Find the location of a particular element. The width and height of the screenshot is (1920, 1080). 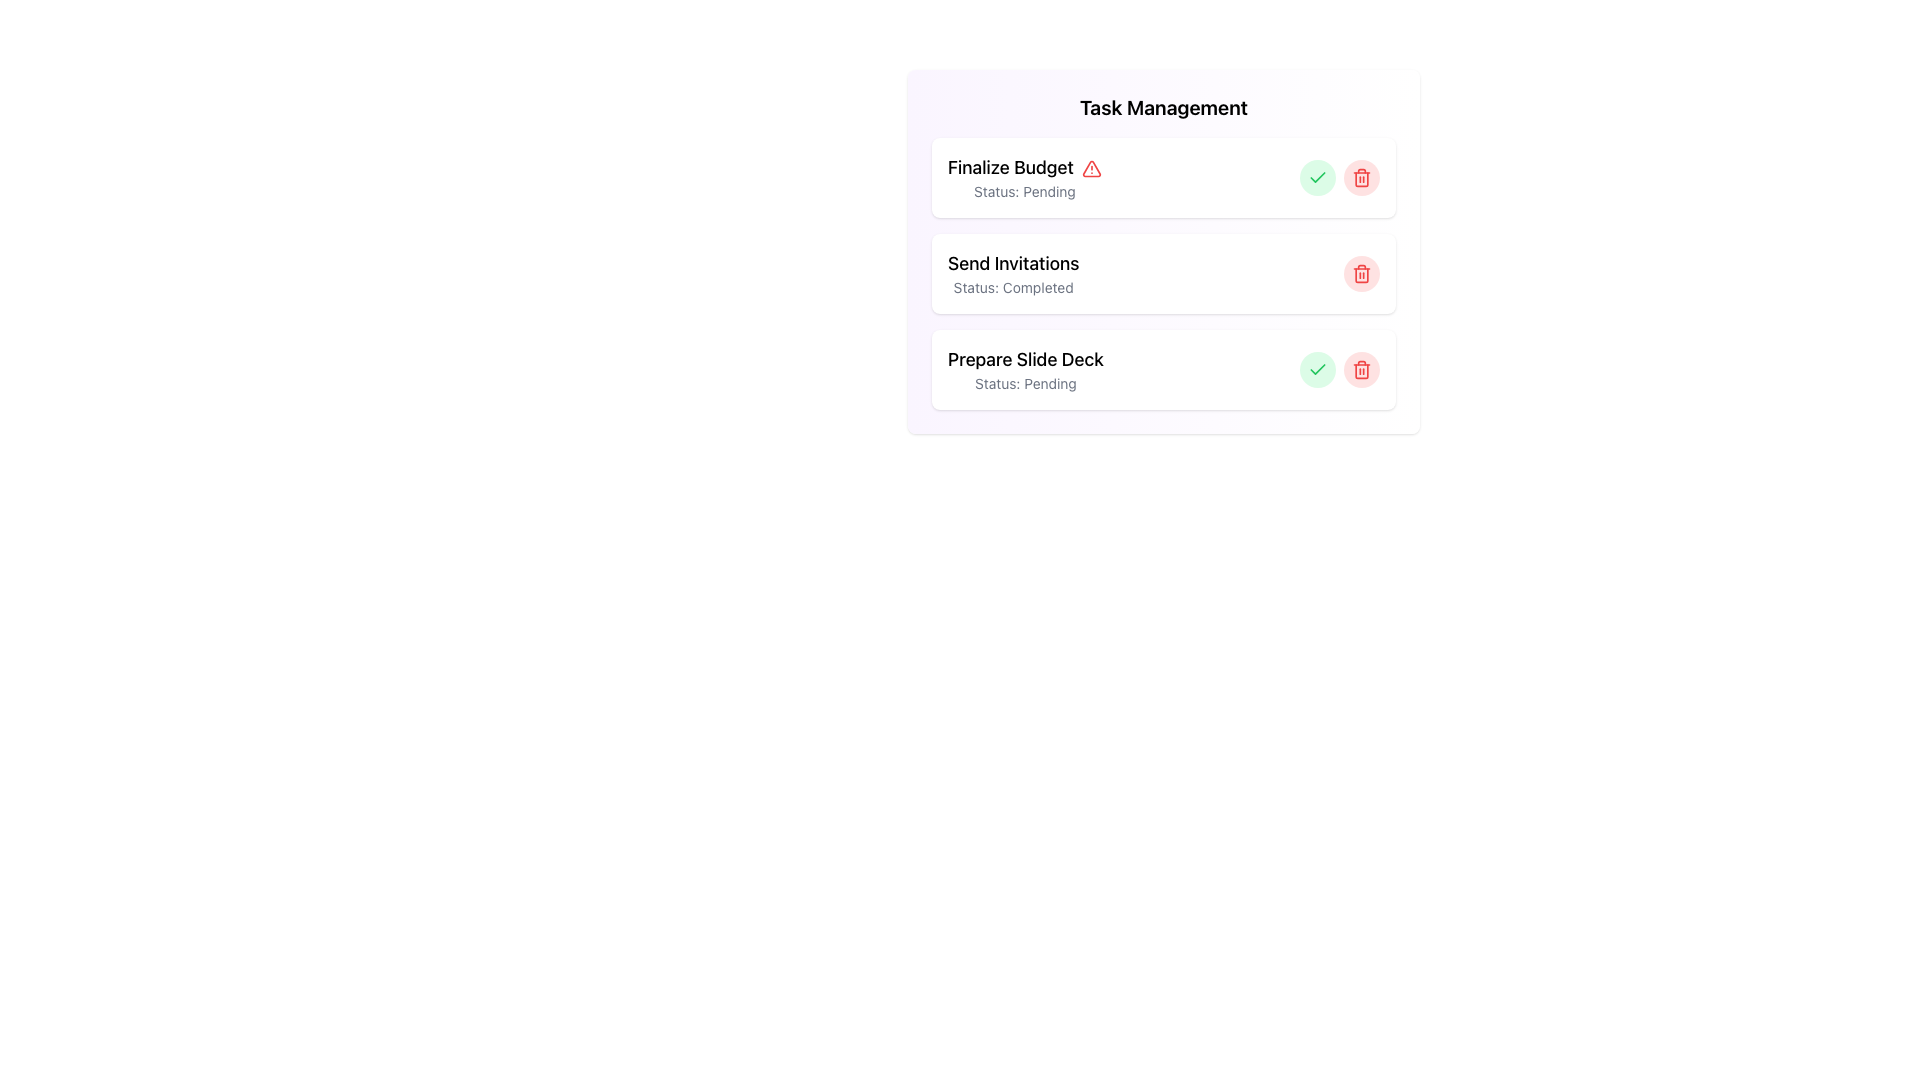

the Text Display Component displaying 'Send Invitations' and 'Status: Completed' in the Task Management section is located at coordinates (1013, 273).